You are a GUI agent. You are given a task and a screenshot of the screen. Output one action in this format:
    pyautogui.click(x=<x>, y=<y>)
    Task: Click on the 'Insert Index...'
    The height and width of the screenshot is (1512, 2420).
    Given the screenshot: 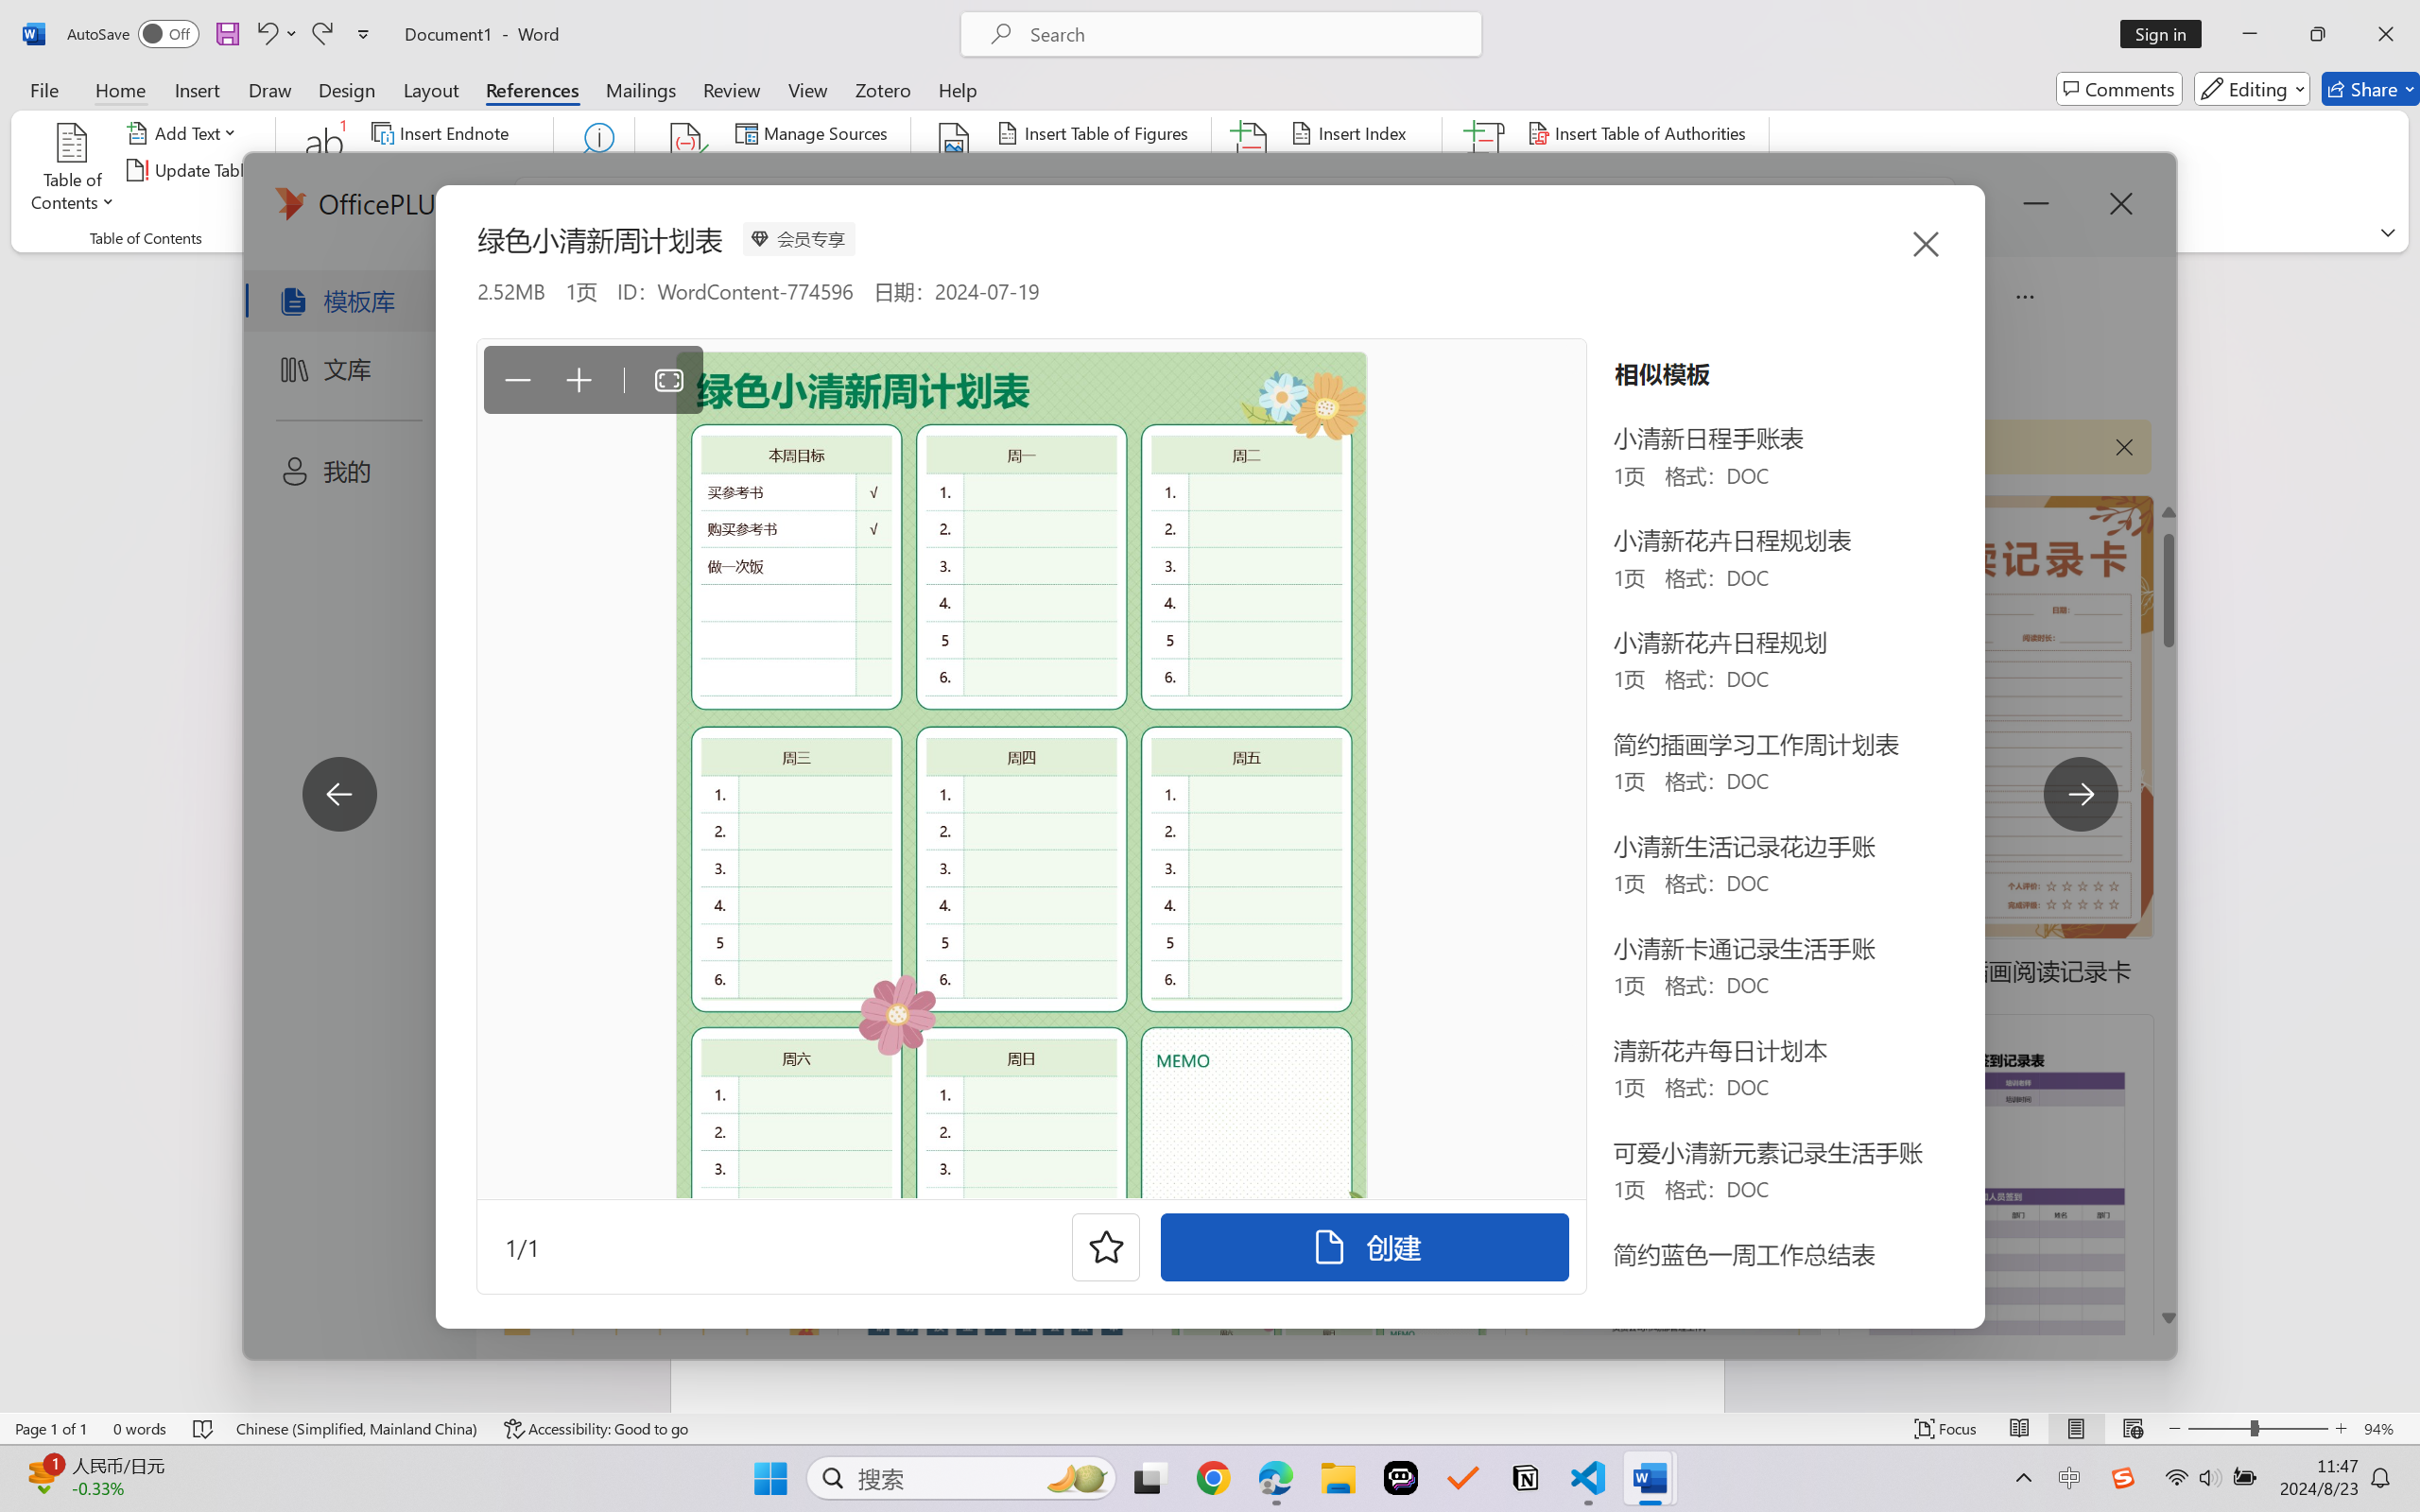 What is the action you would take?
    pyautogui.click(x=1350, y=131)
    